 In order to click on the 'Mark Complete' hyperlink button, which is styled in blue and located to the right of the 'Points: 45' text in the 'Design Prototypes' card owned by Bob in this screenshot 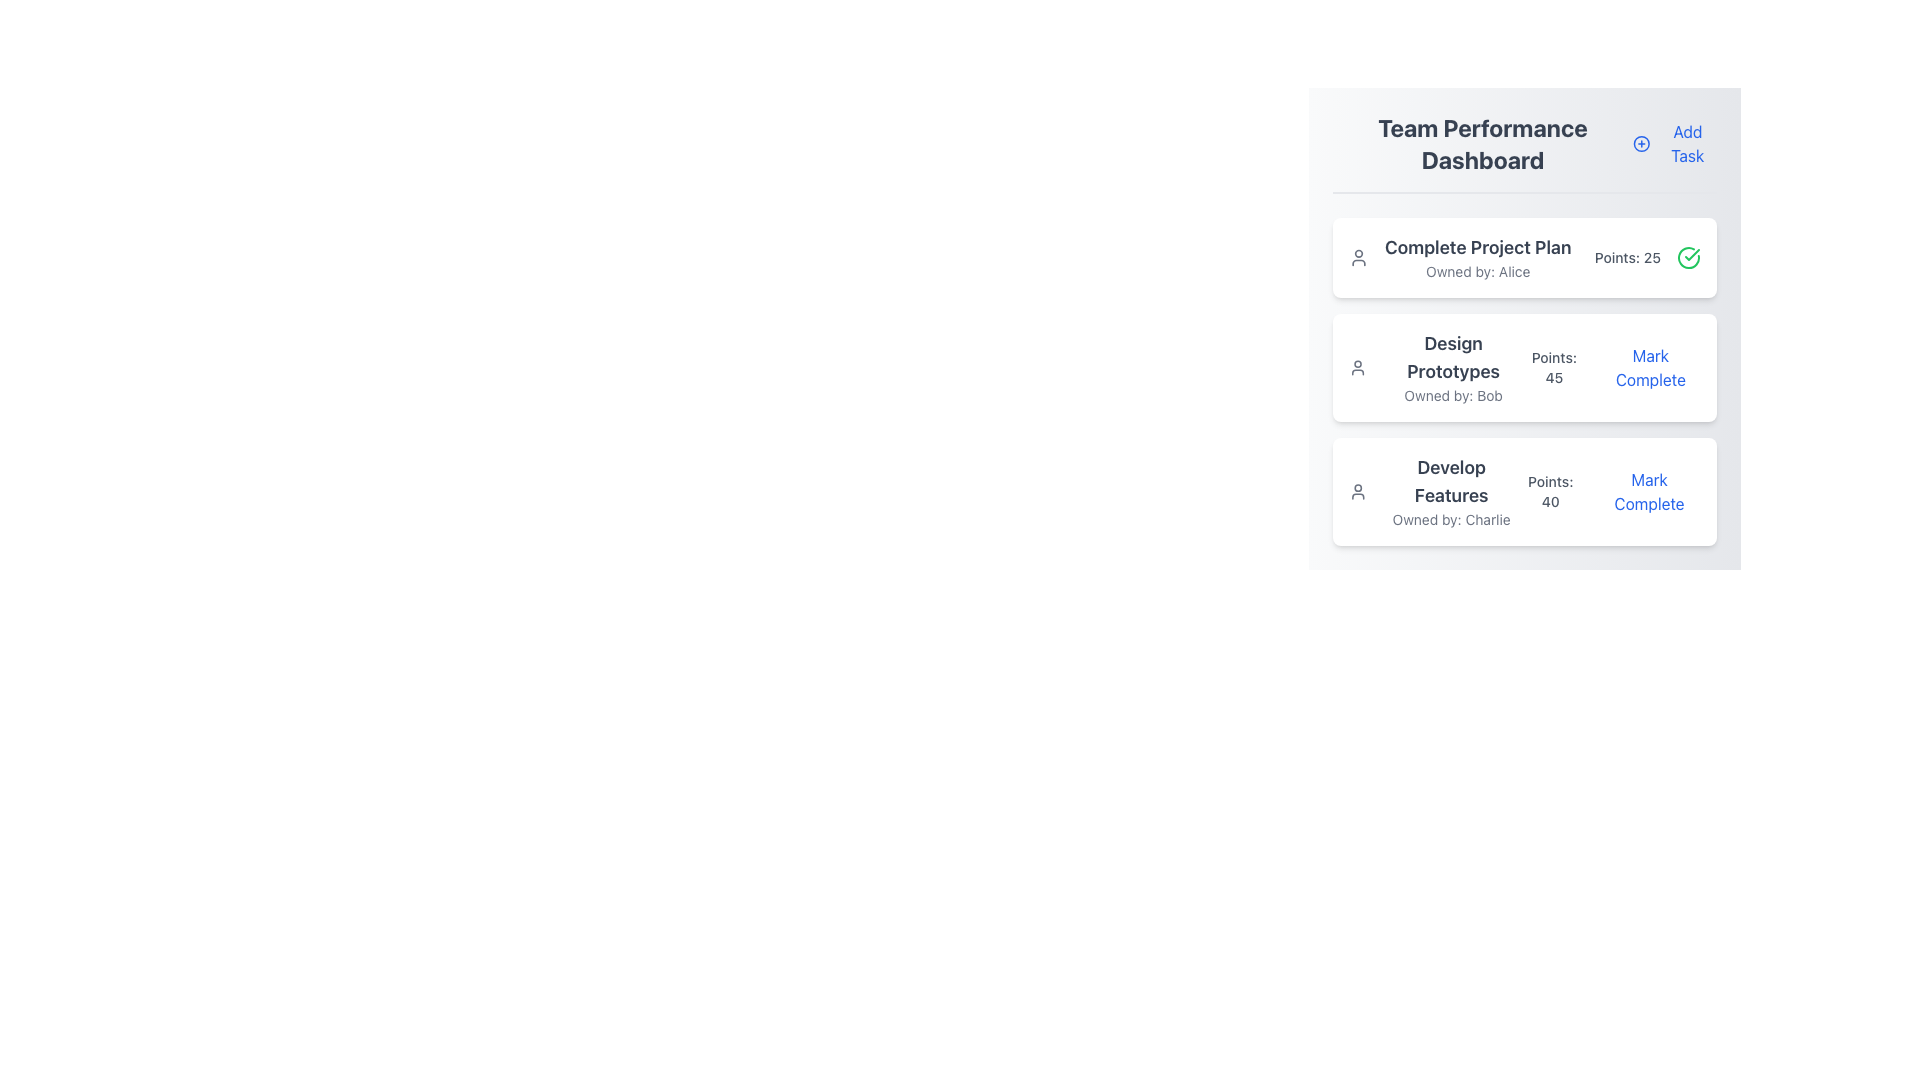, I will do `click(1612, 367)`.